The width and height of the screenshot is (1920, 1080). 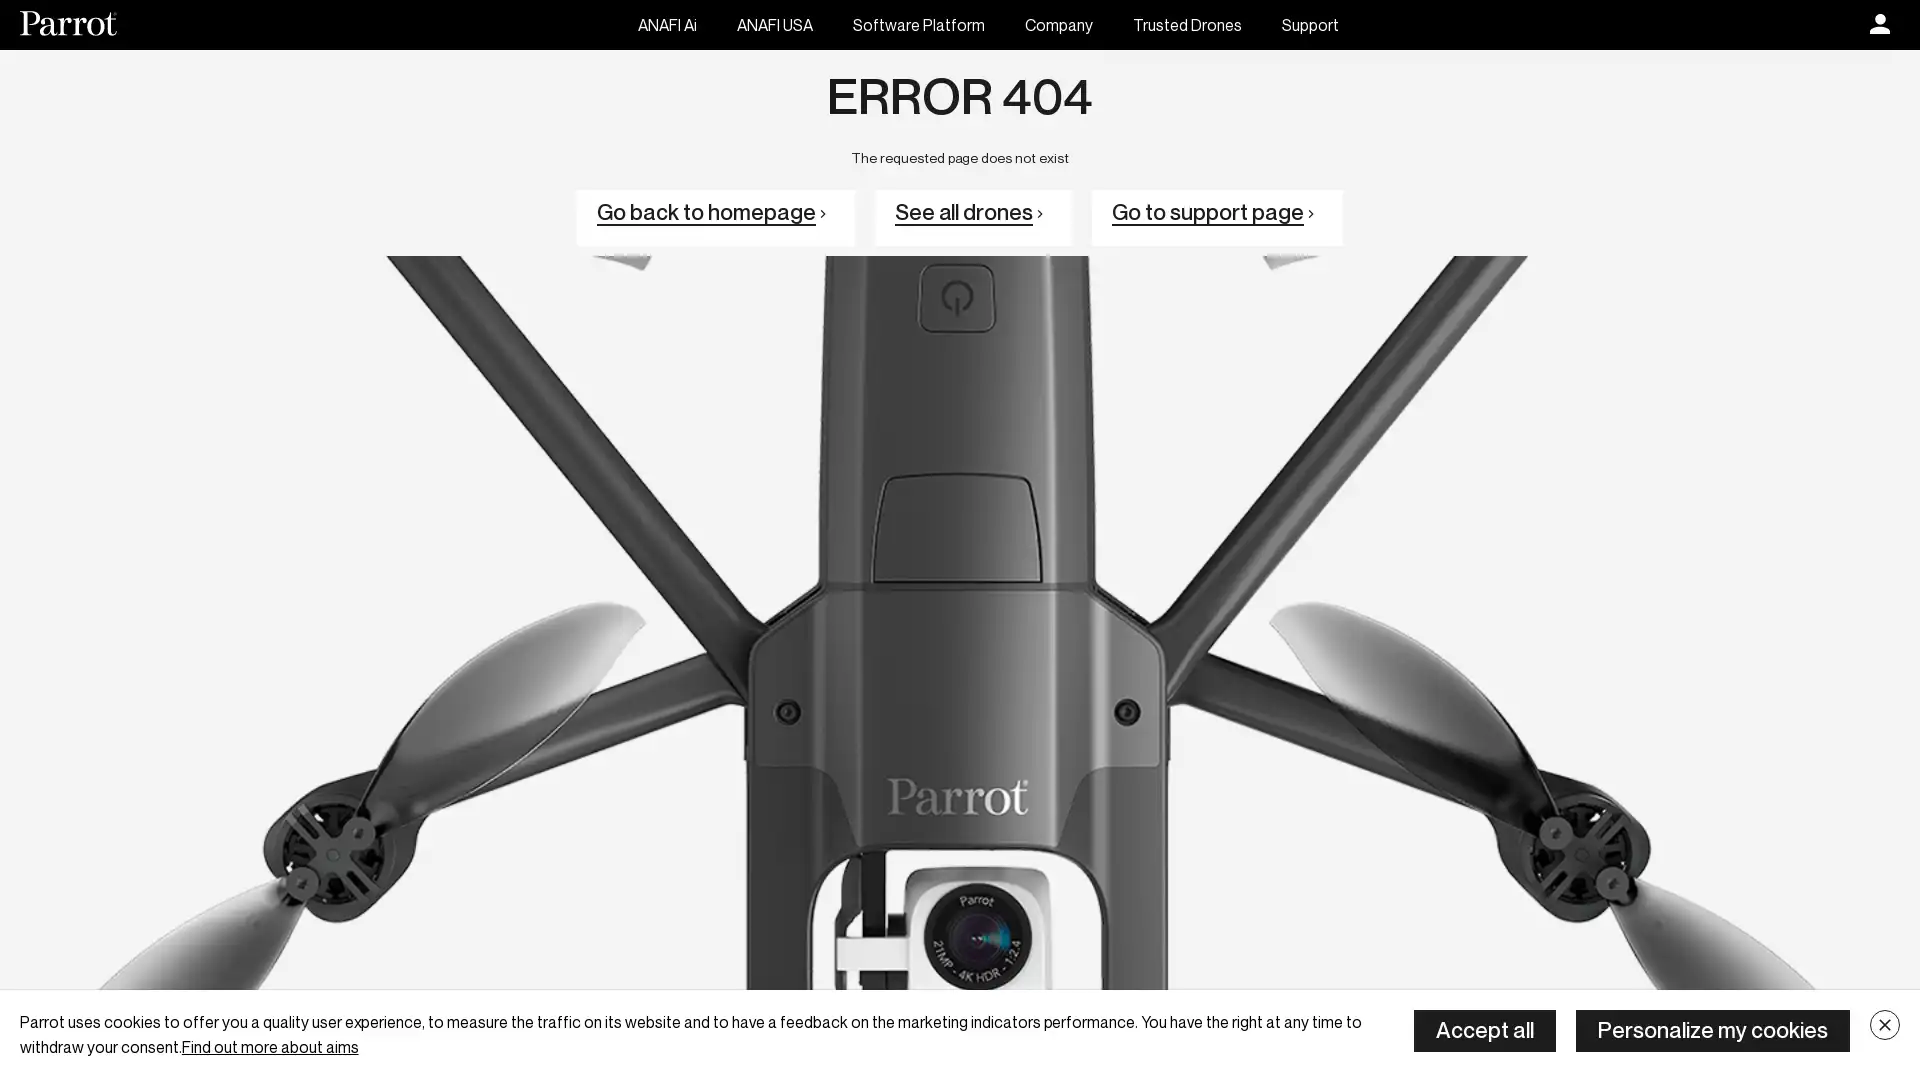 What do you see at coordinates (1712, 1030) in the screenshot?
I see `Personalize my cookies` at bounding box center [1712, 1030].